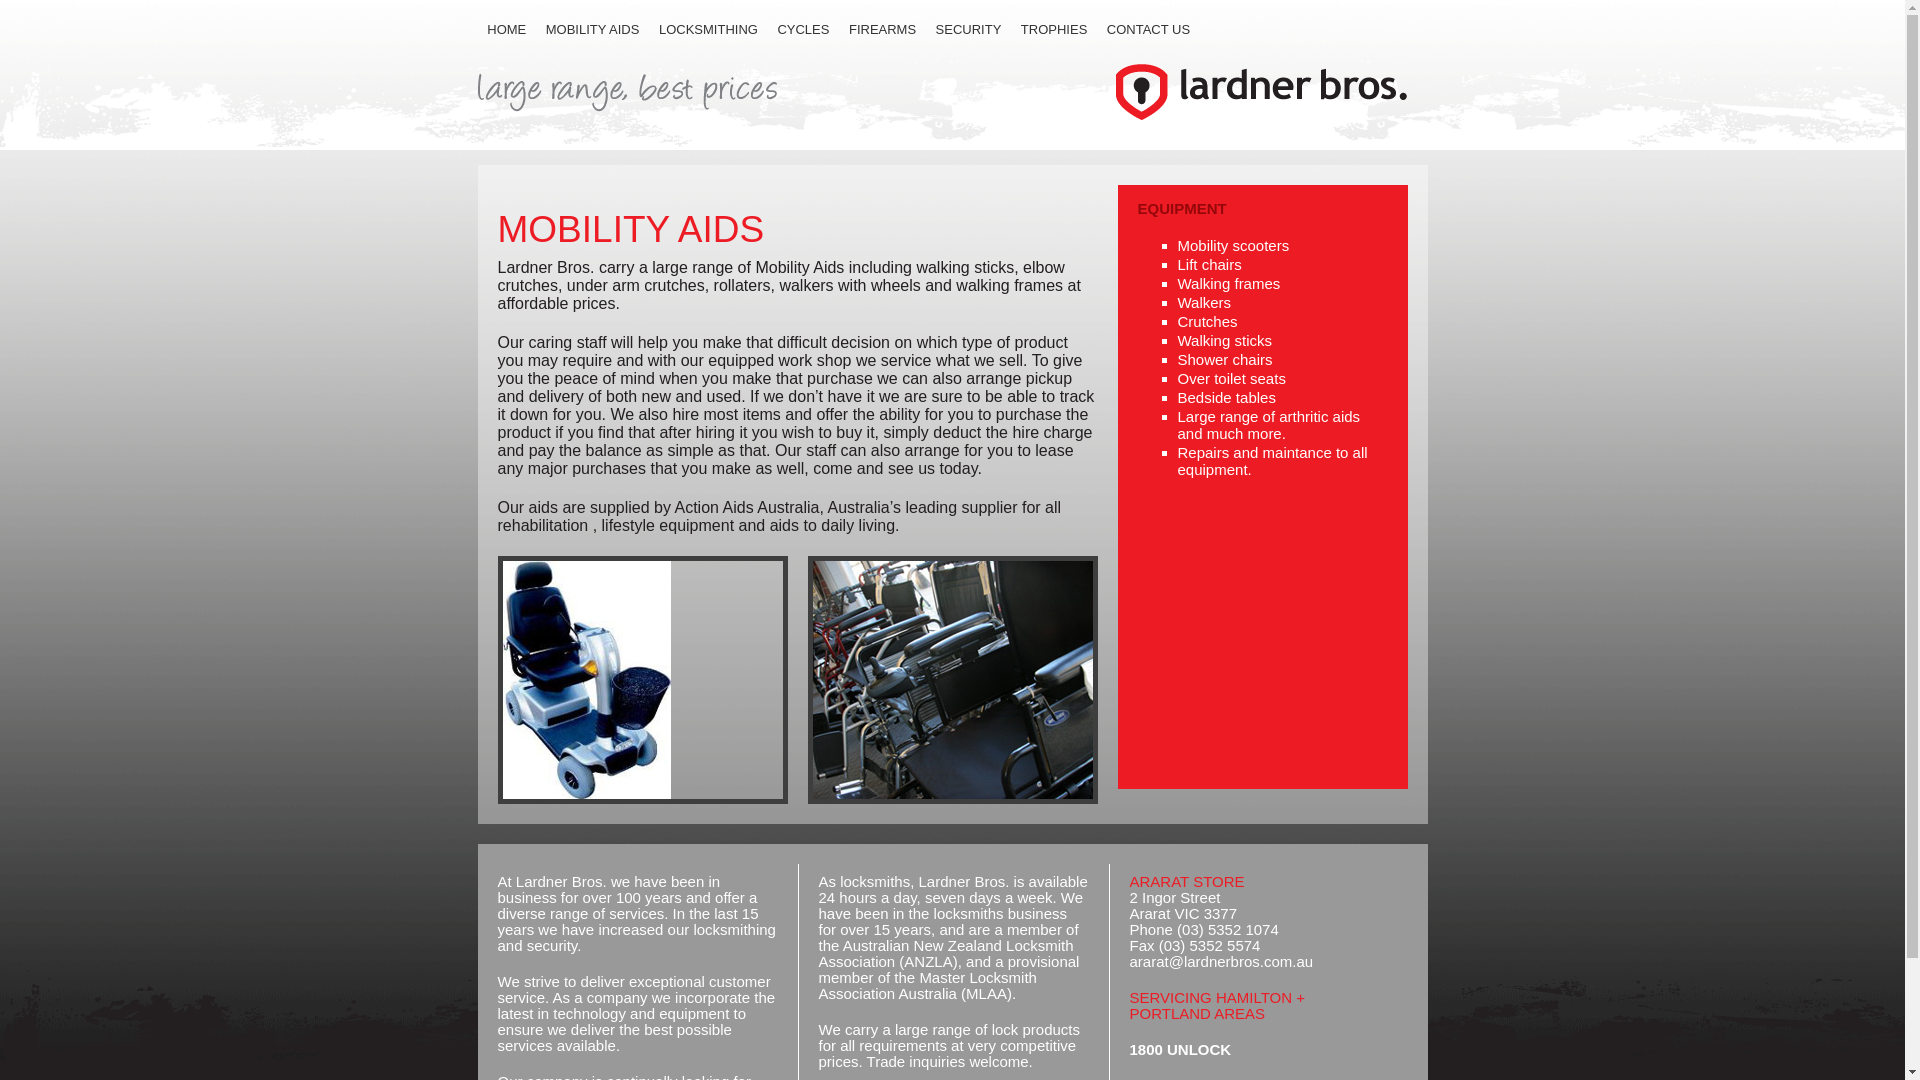 The height and width of the screenshot is (1080, 1920). What do you see at coordinates (839, 29) in the screenshot?
I see `'FIREARMS'` at bounding box center [839, 29].